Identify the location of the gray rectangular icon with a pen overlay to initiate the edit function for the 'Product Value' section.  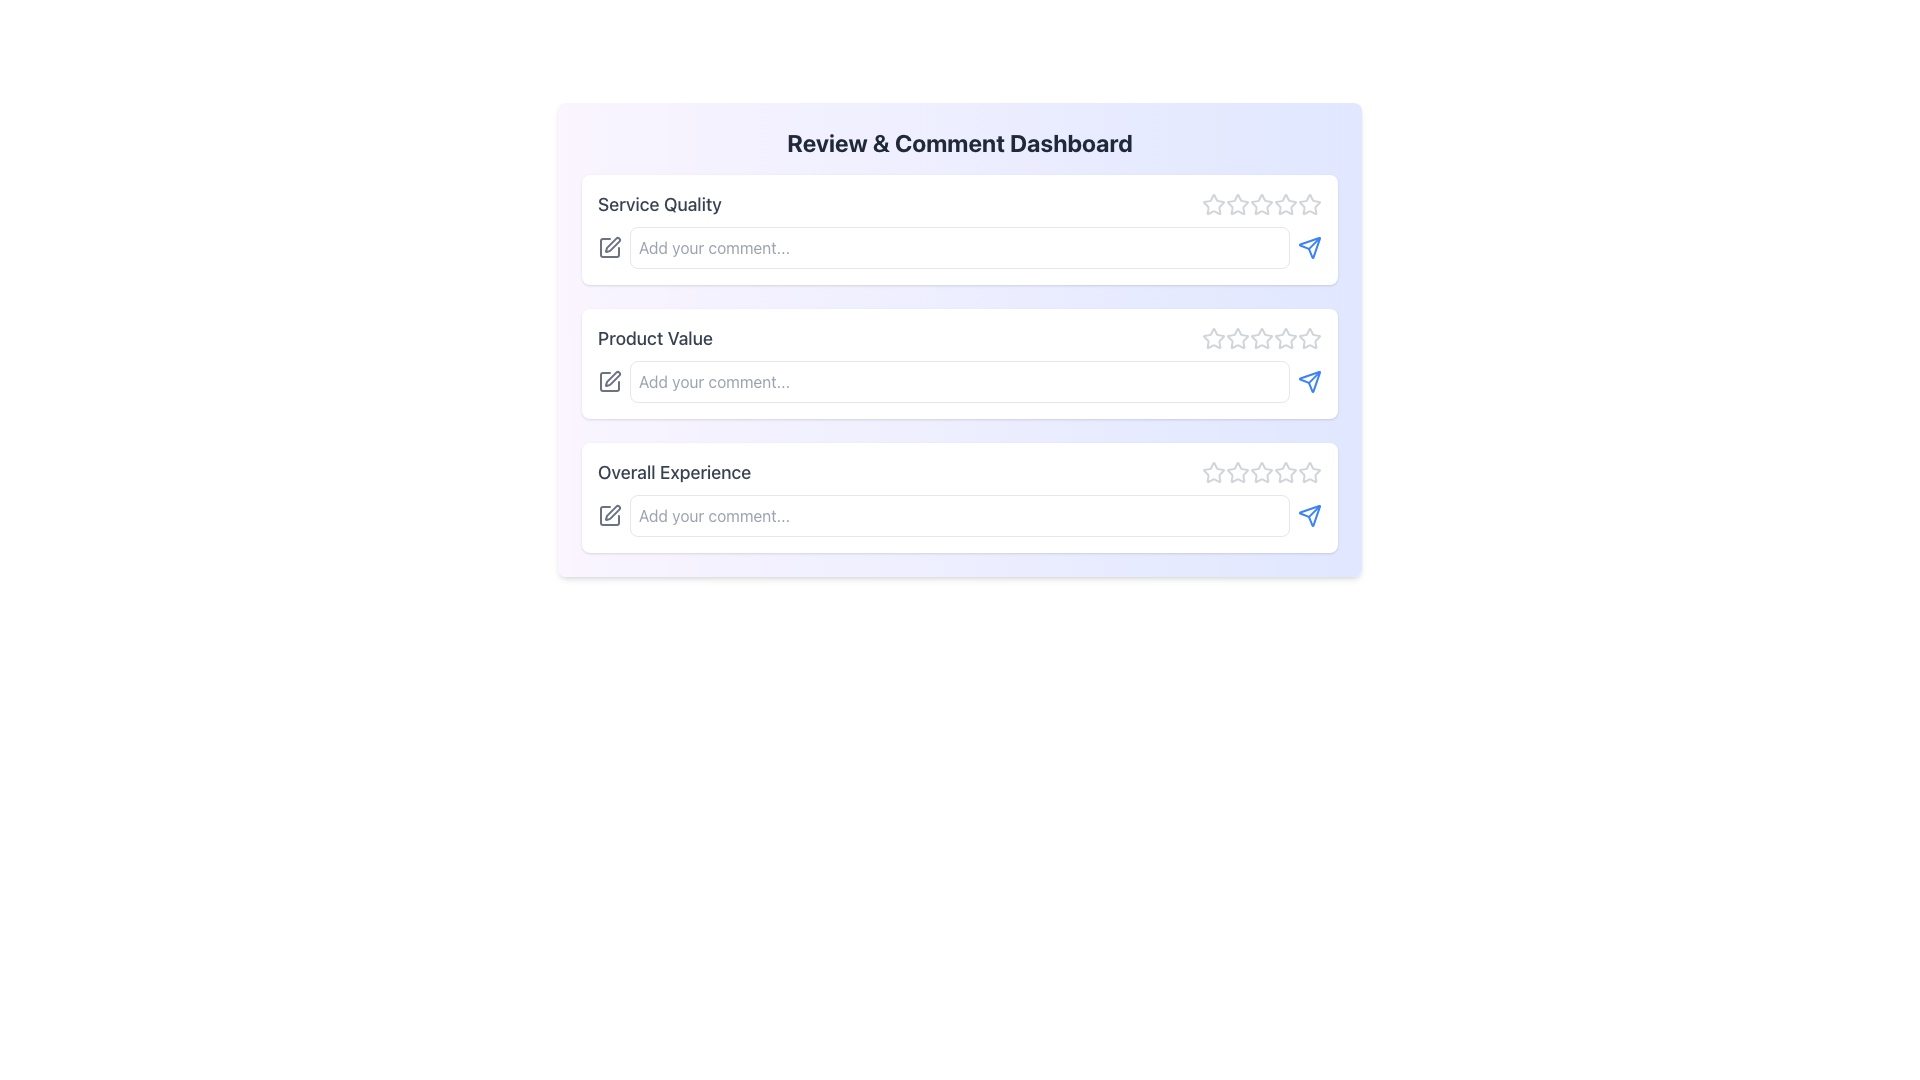
(608, 381).